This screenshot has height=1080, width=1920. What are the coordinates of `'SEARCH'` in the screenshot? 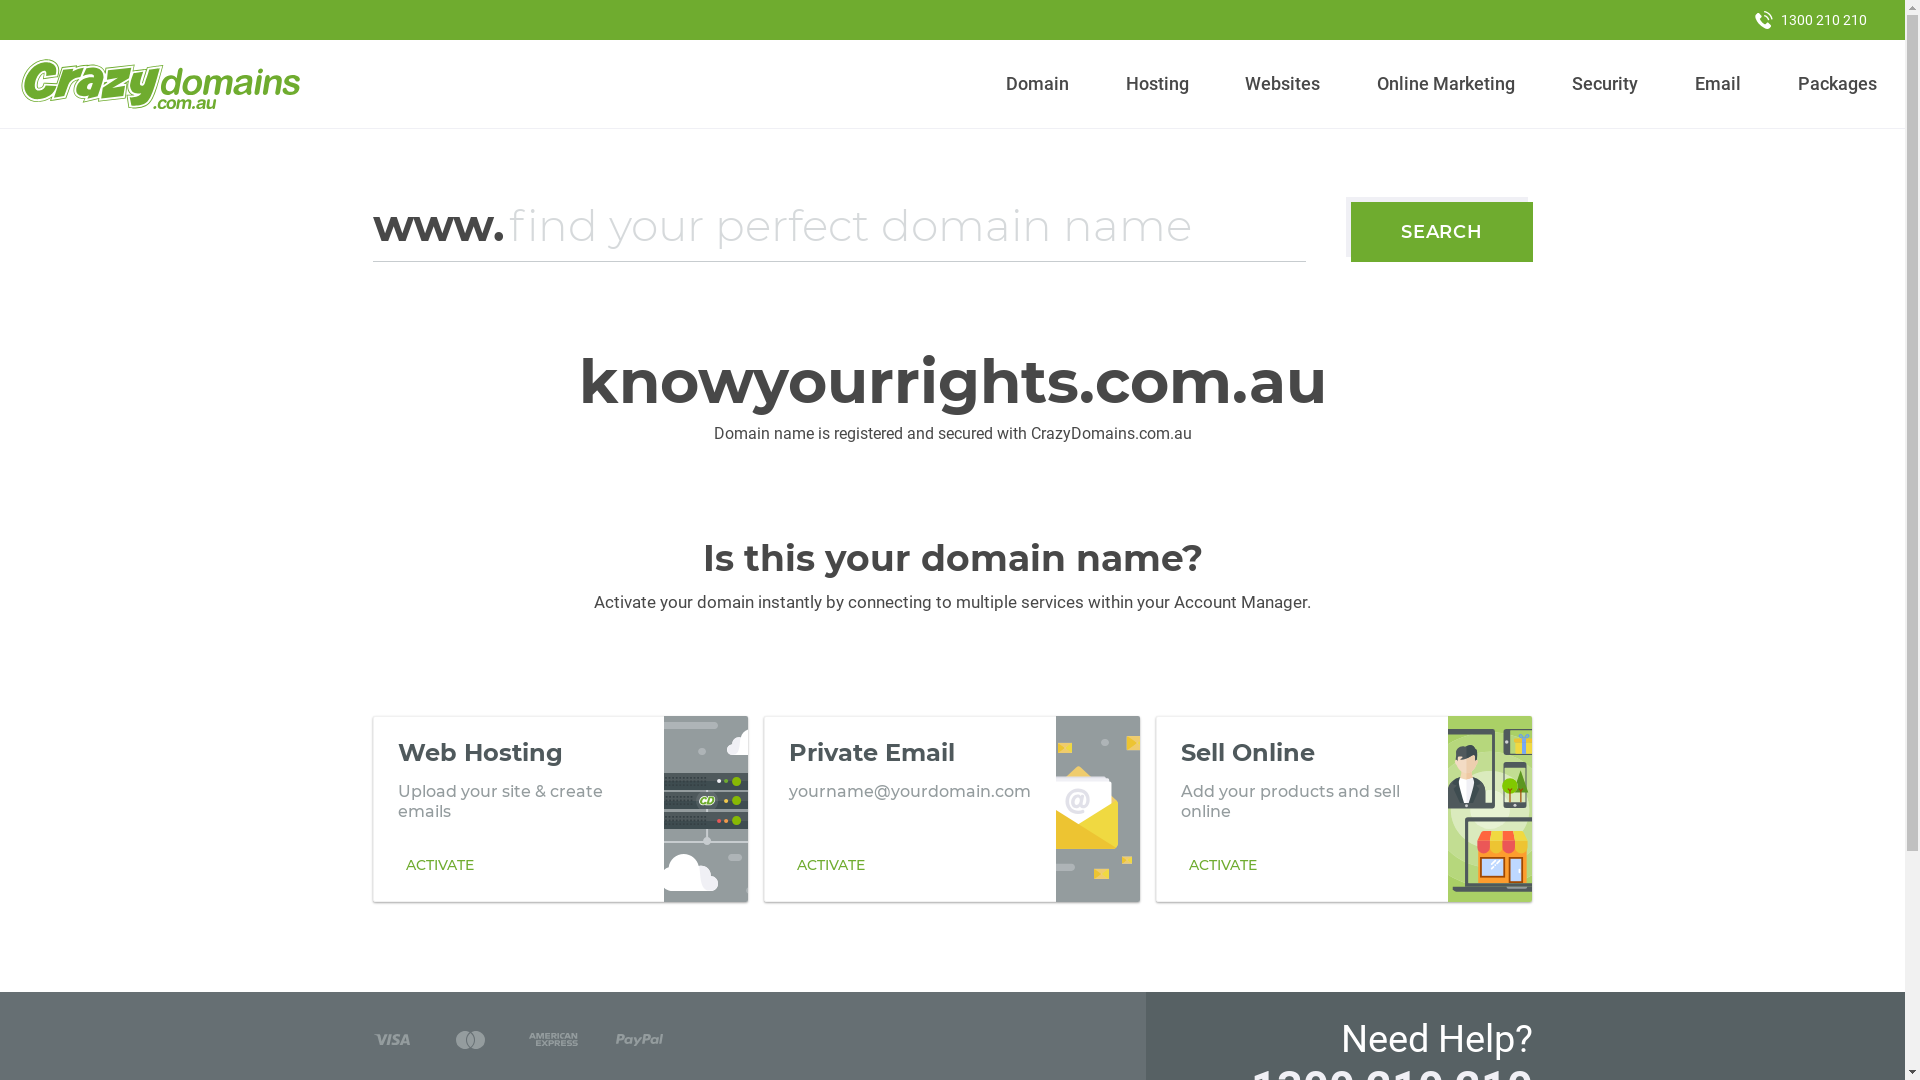 It's located at (1441, 230).